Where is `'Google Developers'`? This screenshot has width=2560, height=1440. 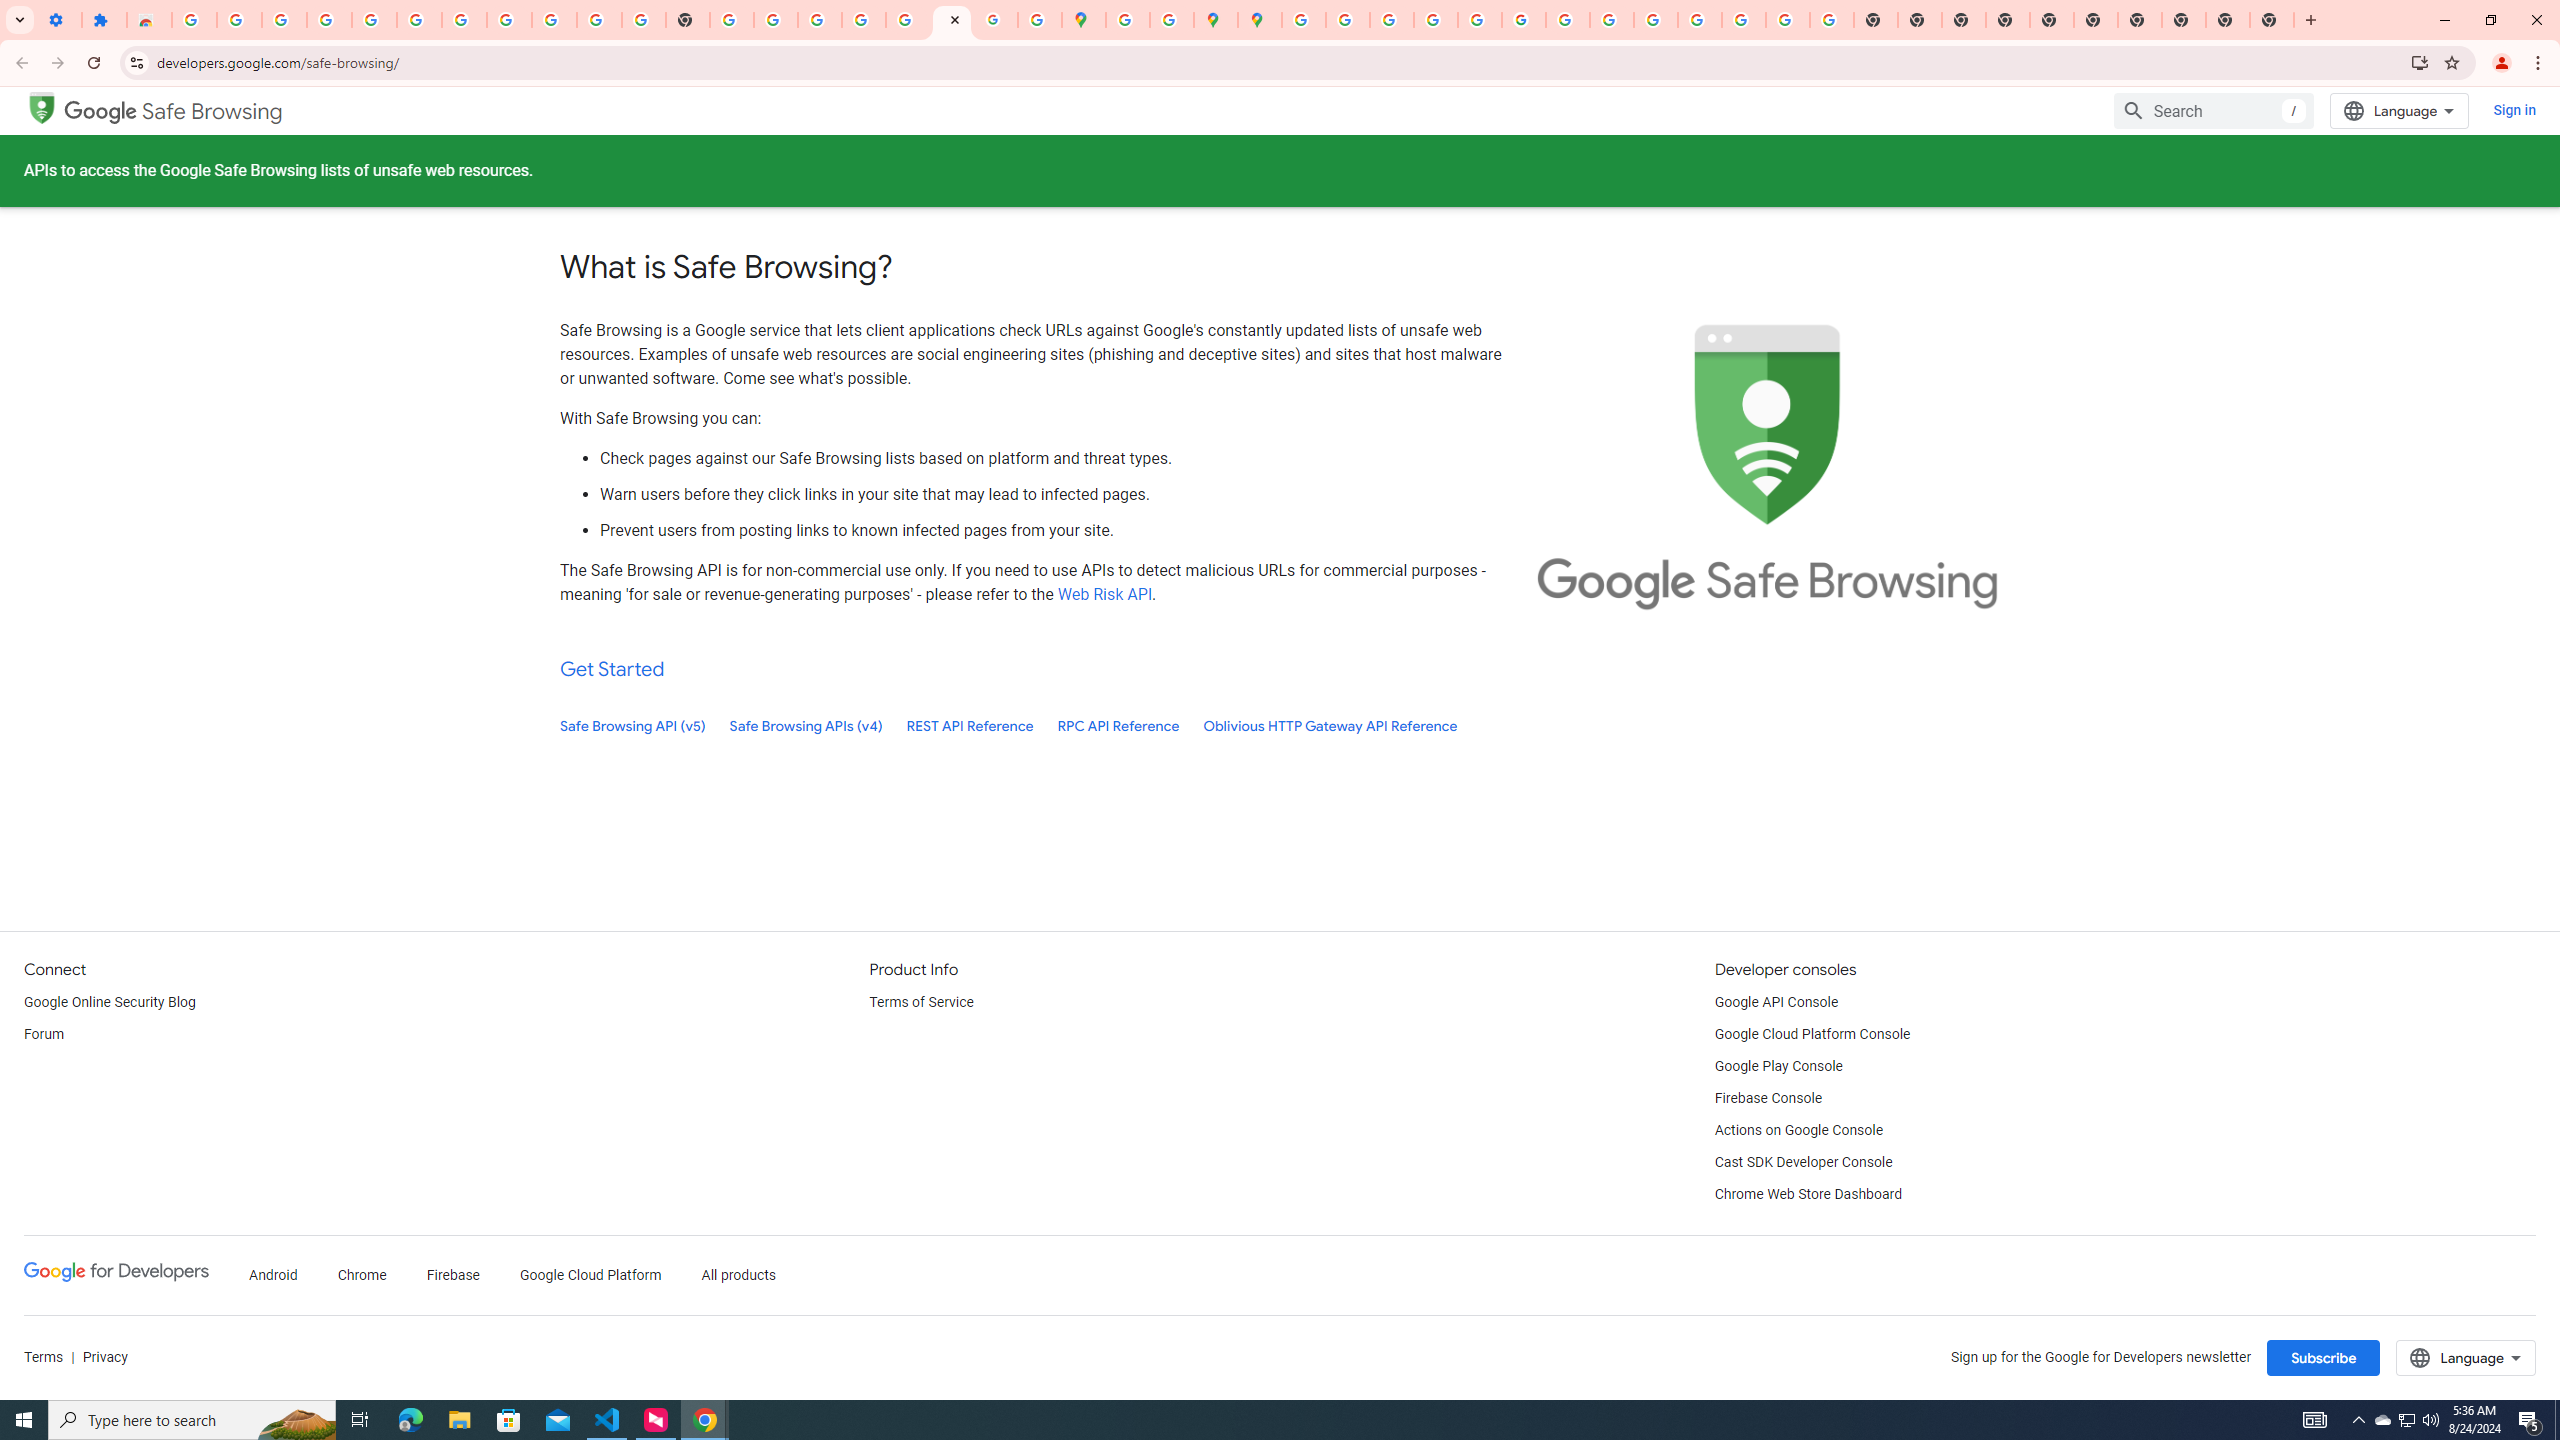
'Google Developers' is located at coordinates (115, 1275).